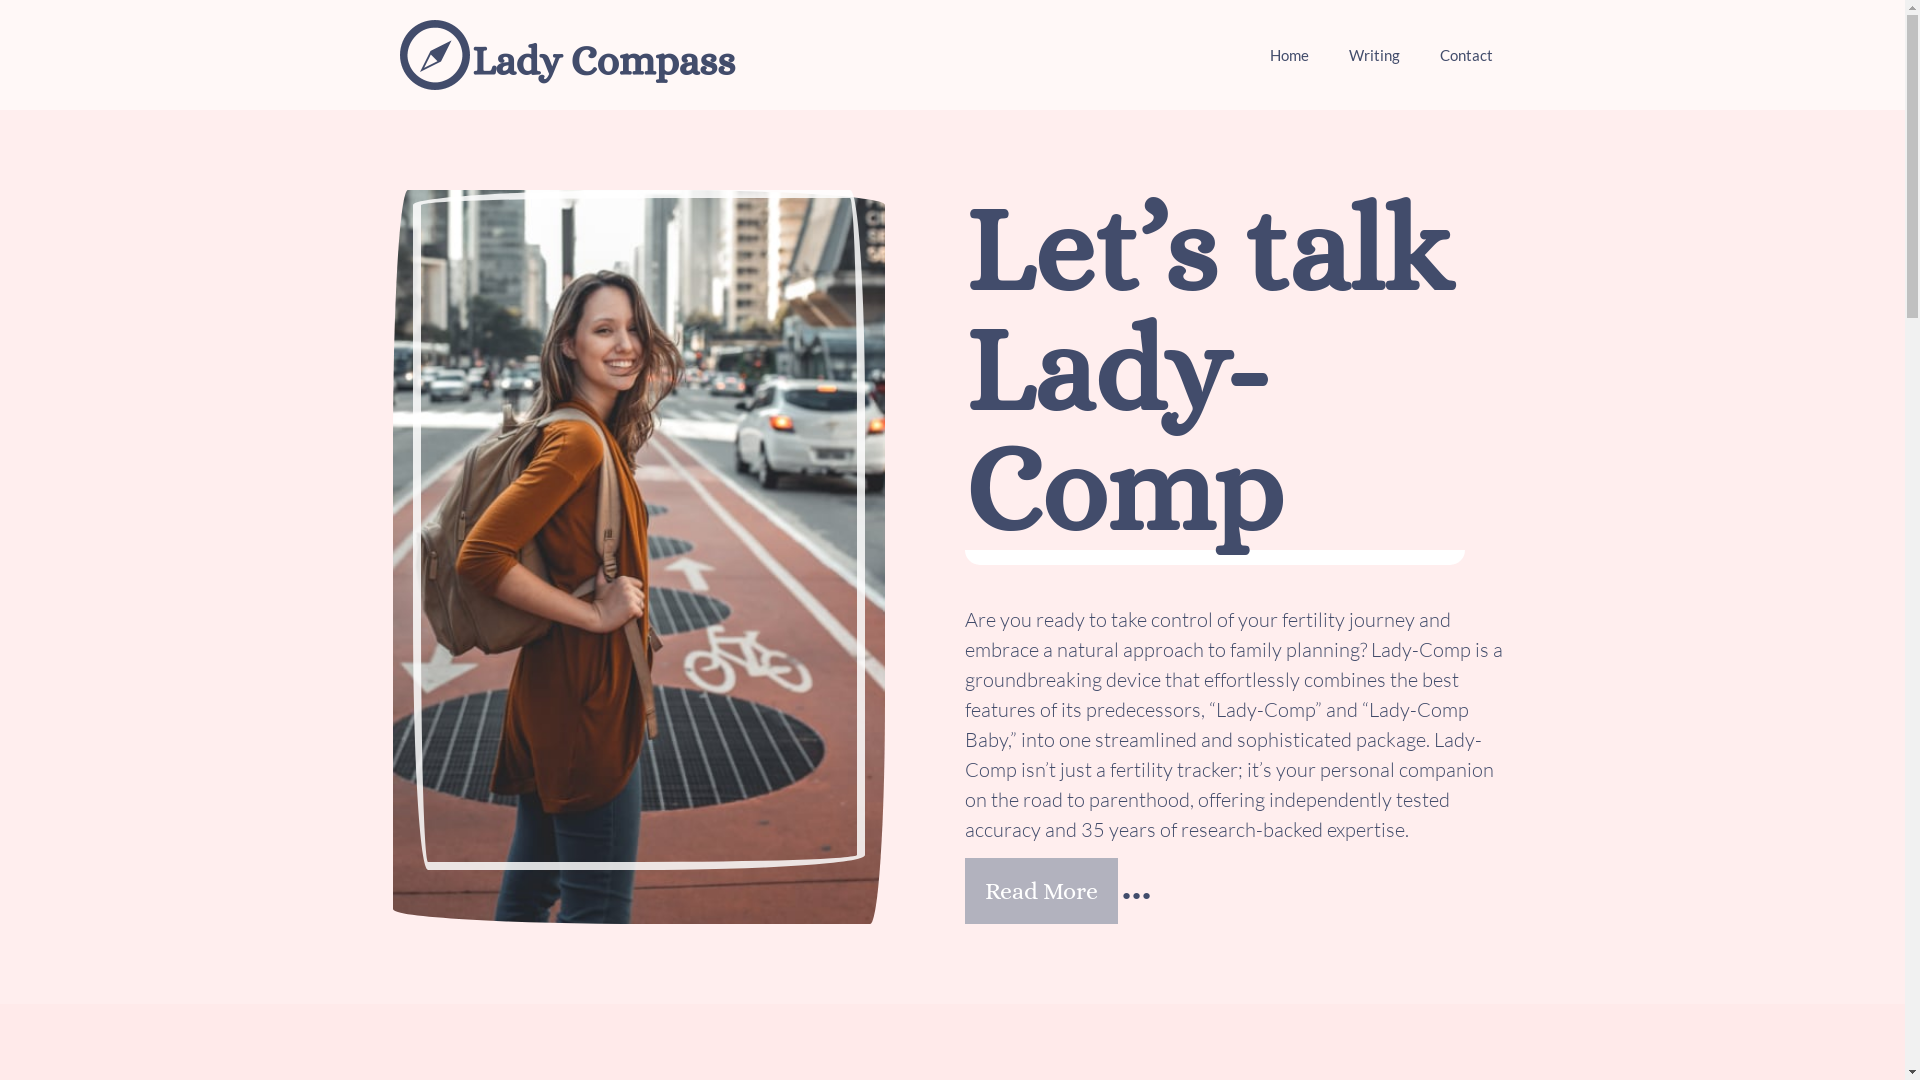  I want to click on 'Home', so click(1289, 53).